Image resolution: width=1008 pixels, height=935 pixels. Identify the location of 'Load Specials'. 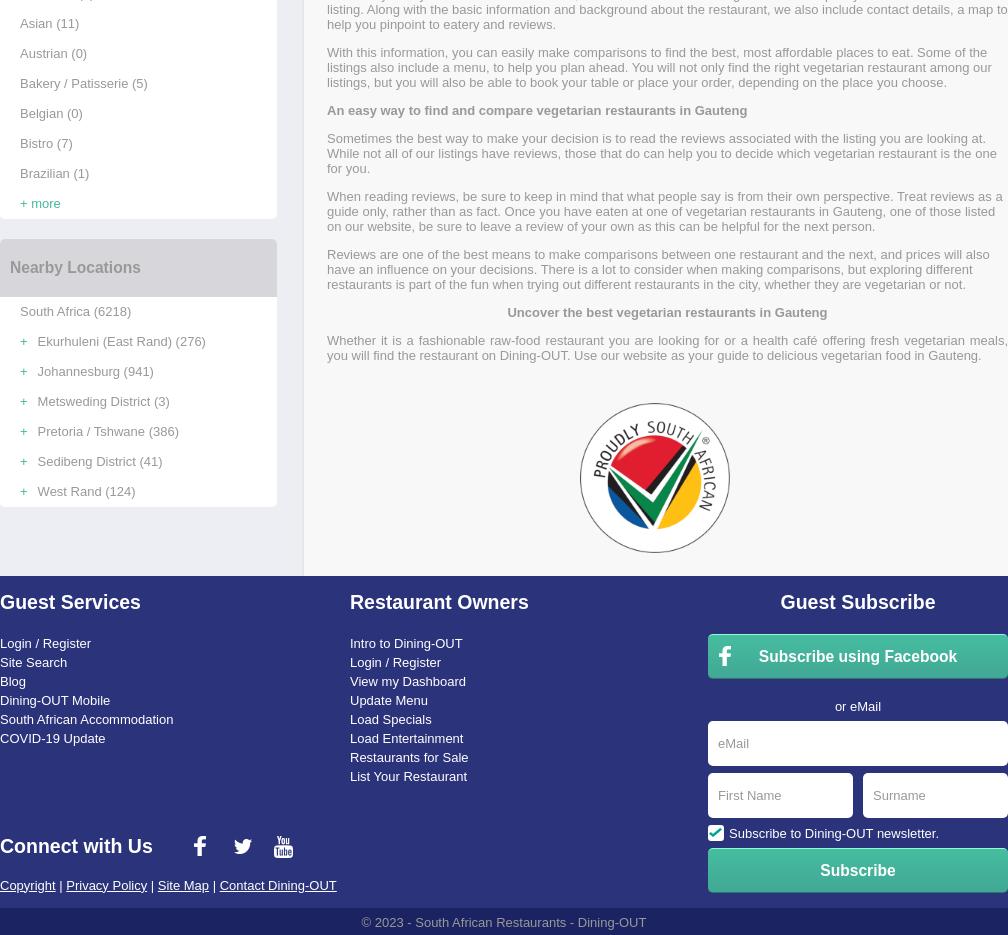
(390, 717).